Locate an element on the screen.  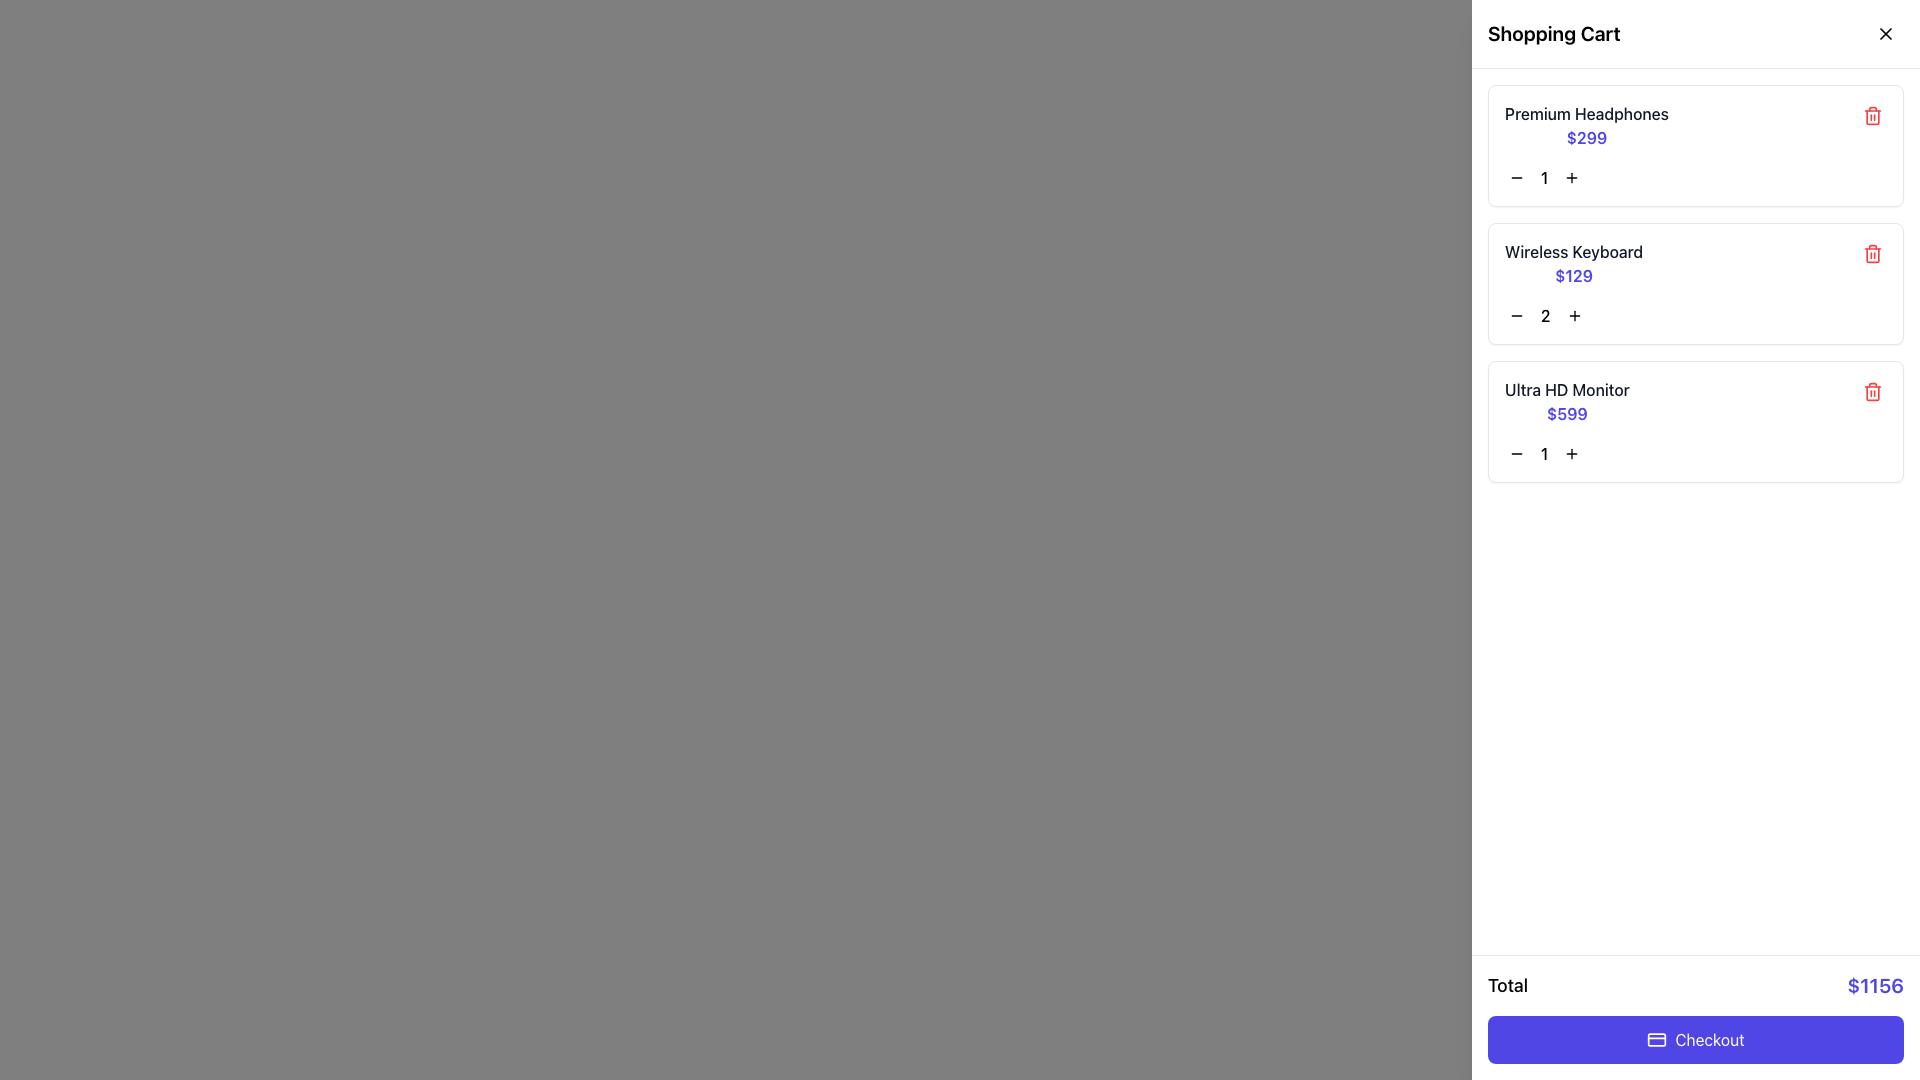
the bold text label displaying the amount '$1156' in violet color, which is located in the lower-right corner of the interface, beneath the listed products and next to the label 'Total' is located at coordinates (1874, 985).